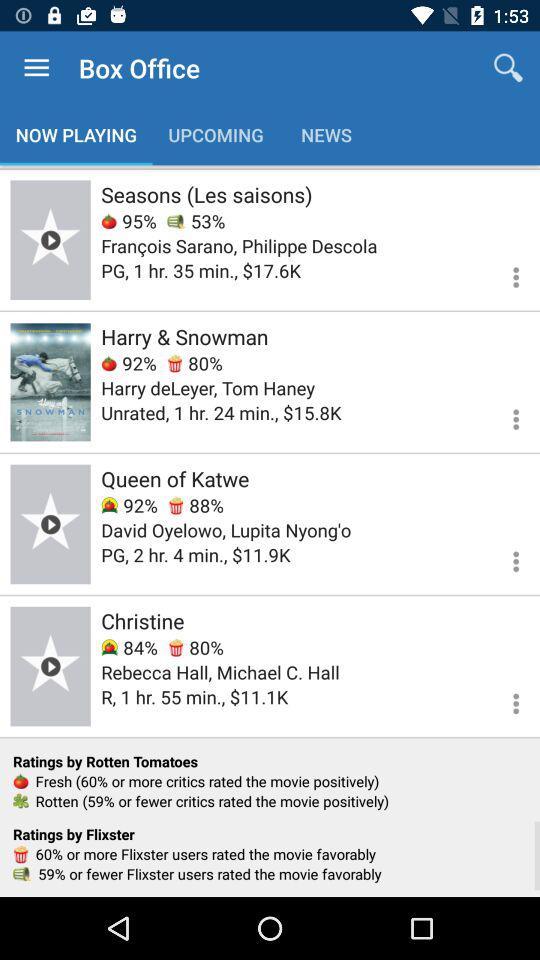  Describe the element at coordinates (184, 336) in the screenshot. I see `icon above the 92% item` at that location.